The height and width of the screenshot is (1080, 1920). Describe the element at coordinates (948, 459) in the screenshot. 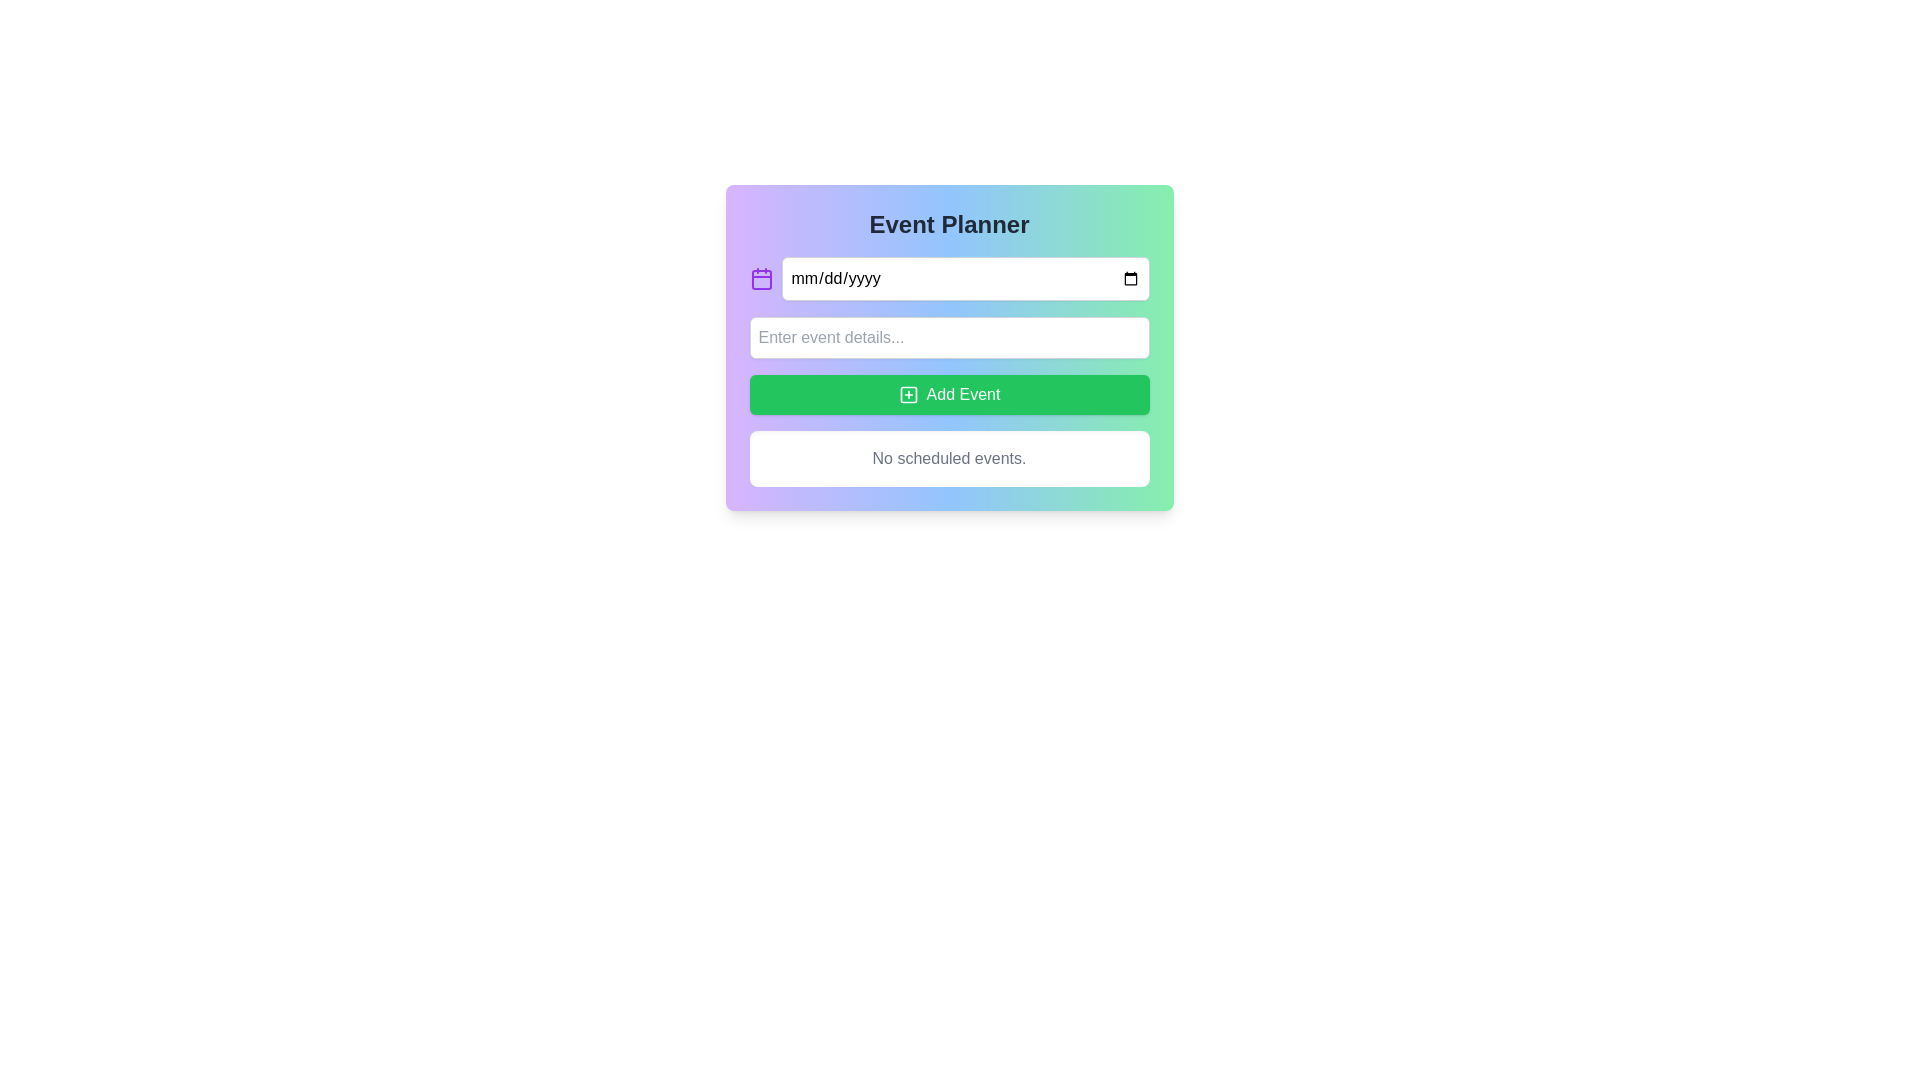

I see `the Text Display element that indicates the absence of scheduled events, located at the bottom center of the interface under the green 'Add Event' button` at that location.